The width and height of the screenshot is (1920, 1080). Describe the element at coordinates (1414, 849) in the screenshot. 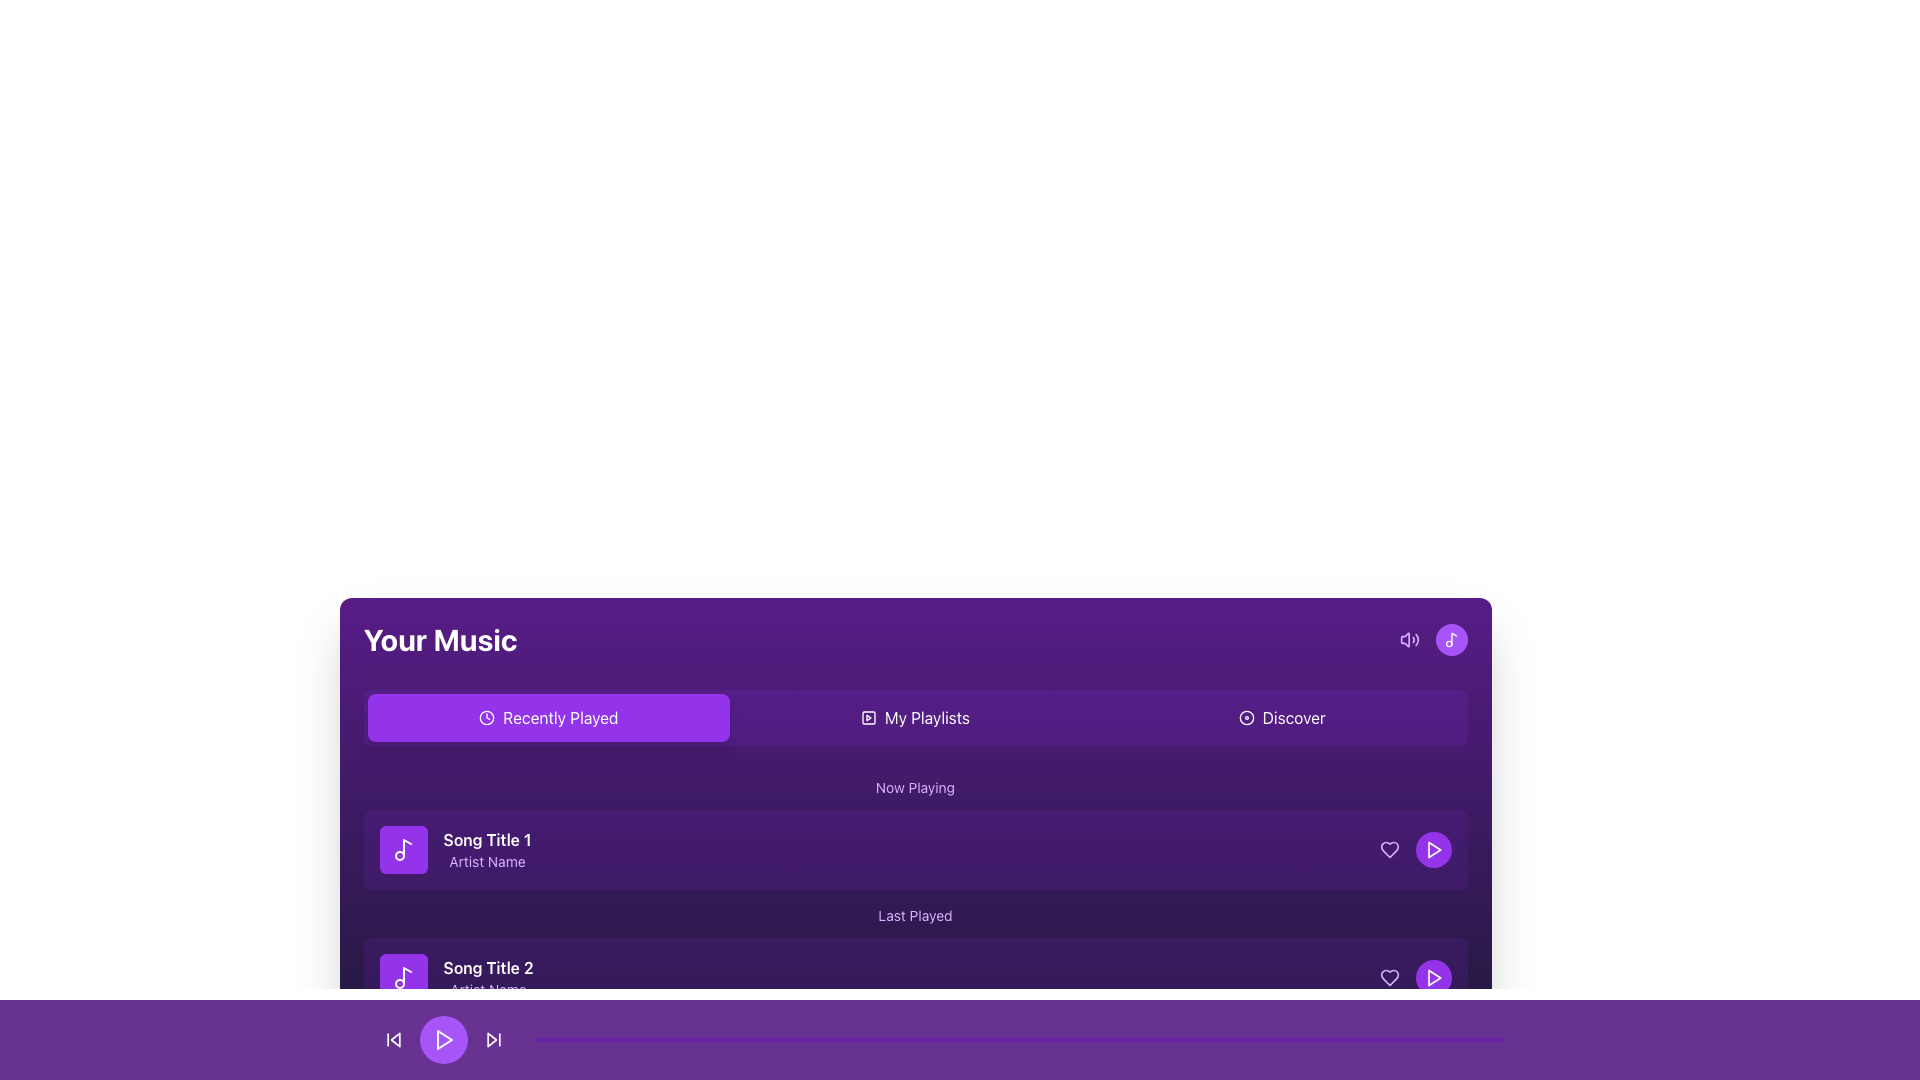

I see `the circular button with a purple background and a white play icon located on the right side of the row for 'Song Title 1' to change its appearance` at that location.